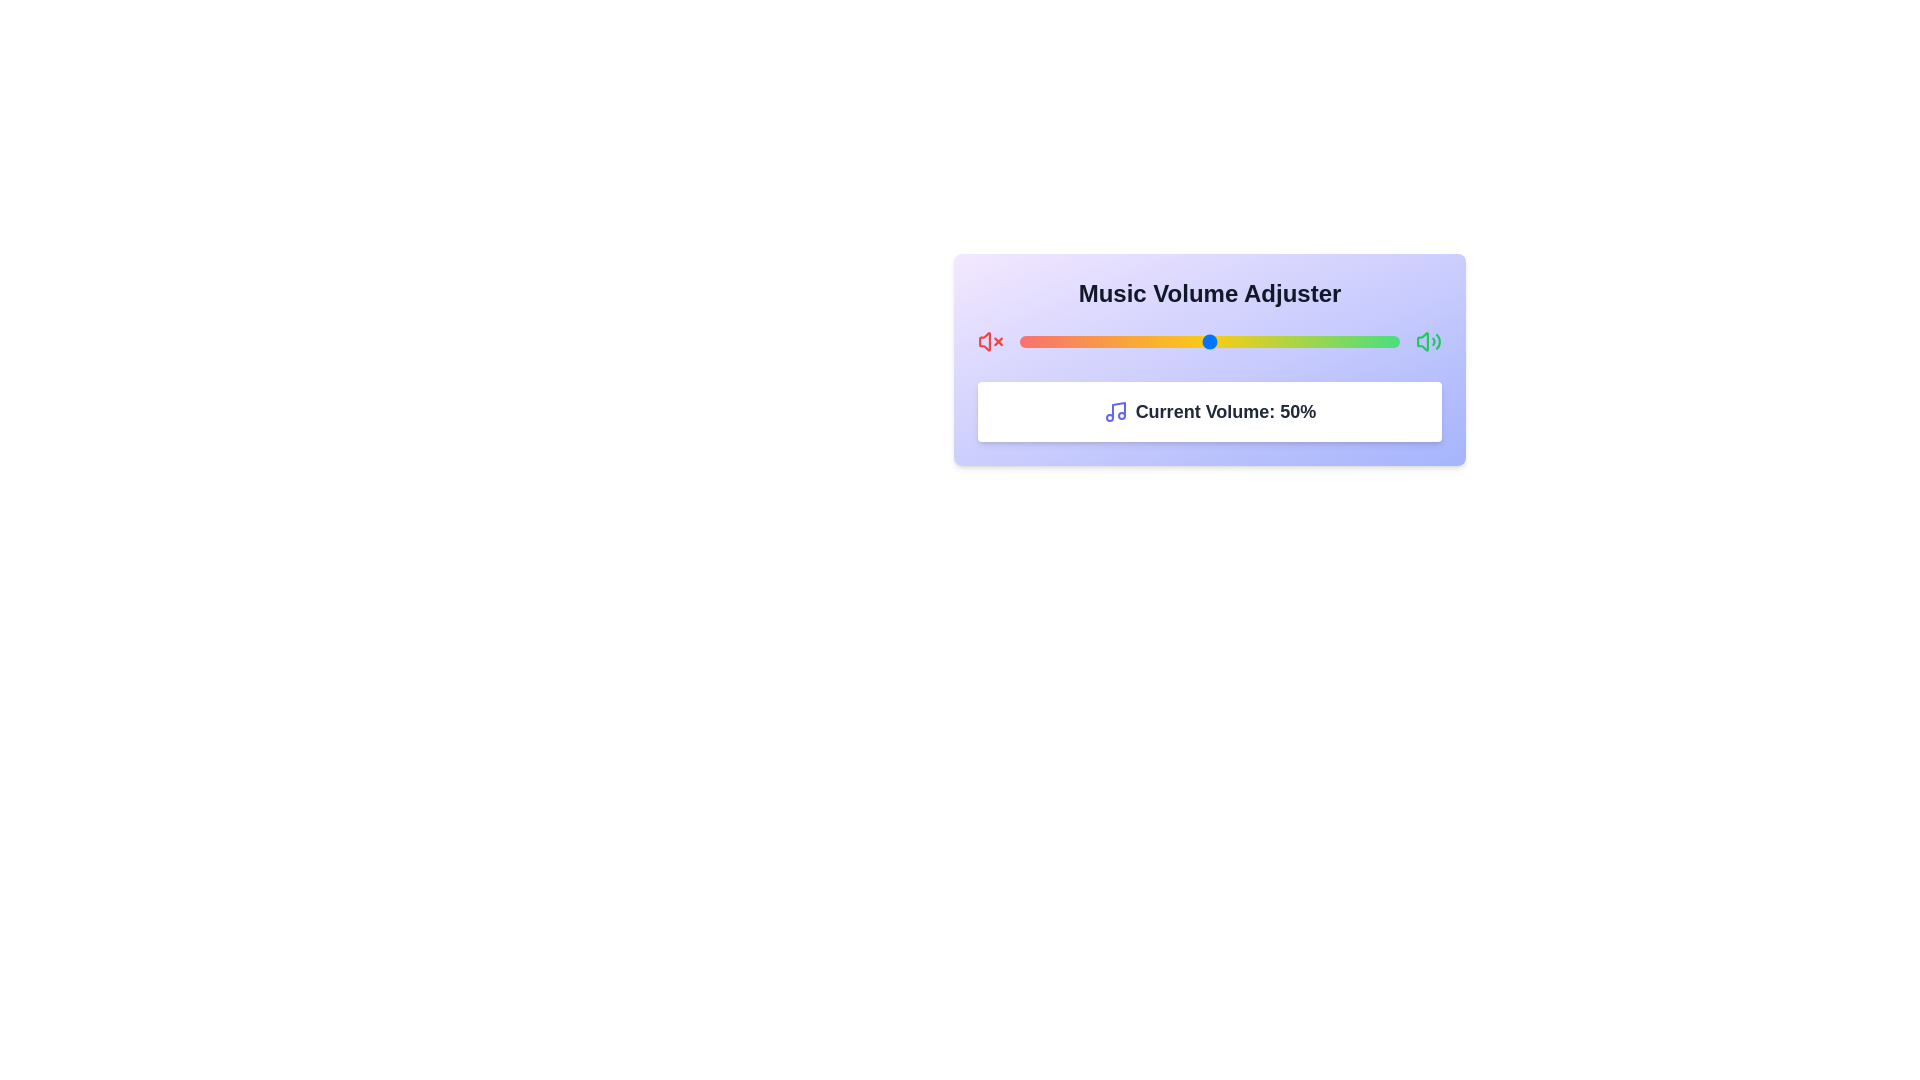 The width and height of the screenshot is (1920, 1080). Describe the element at coordinates (1427, 341) in the screenshot. I see `the max volume icon` at that location.